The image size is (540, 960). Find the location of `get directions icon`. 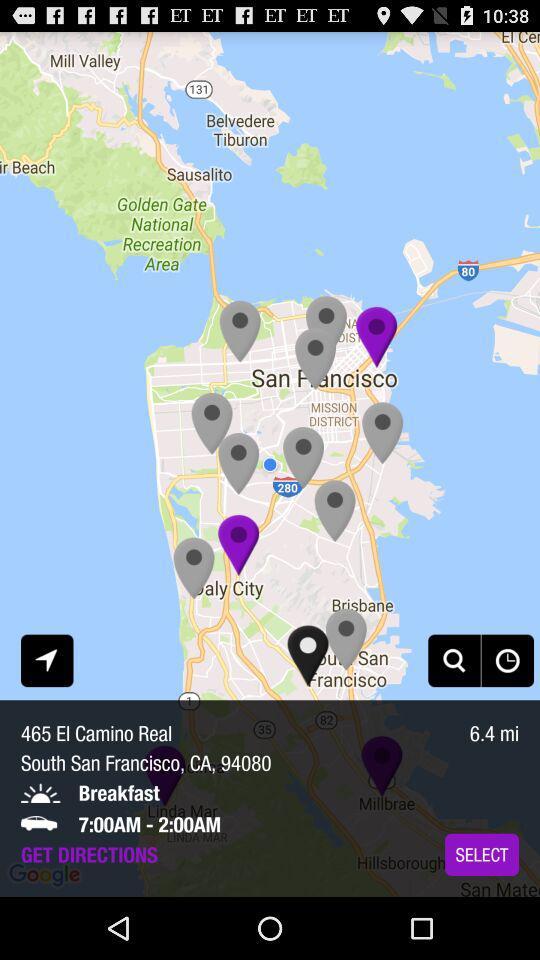

get directions icon is located at coordinates (88, 853).